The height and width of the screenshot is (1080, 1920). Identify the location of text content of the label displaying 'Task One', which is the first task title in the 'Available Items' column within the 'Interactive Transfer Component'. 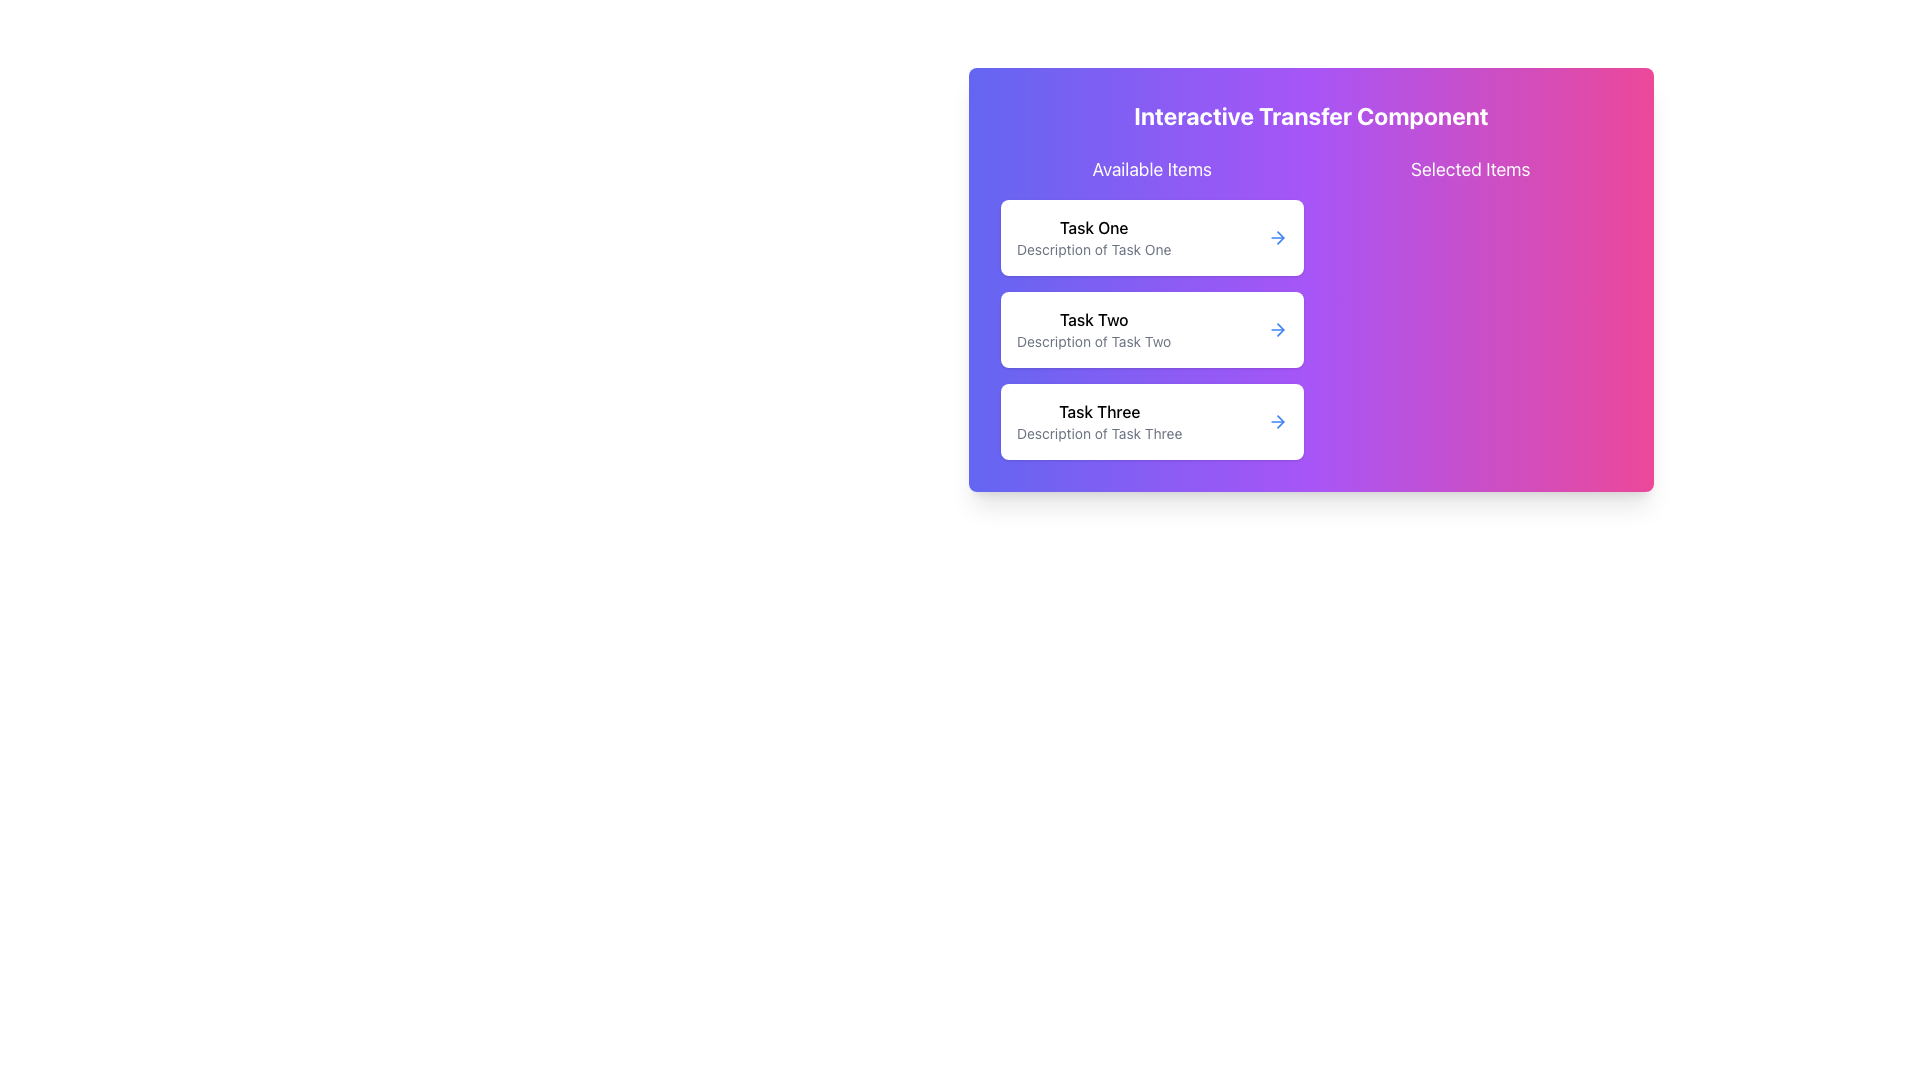
(1093, 226).